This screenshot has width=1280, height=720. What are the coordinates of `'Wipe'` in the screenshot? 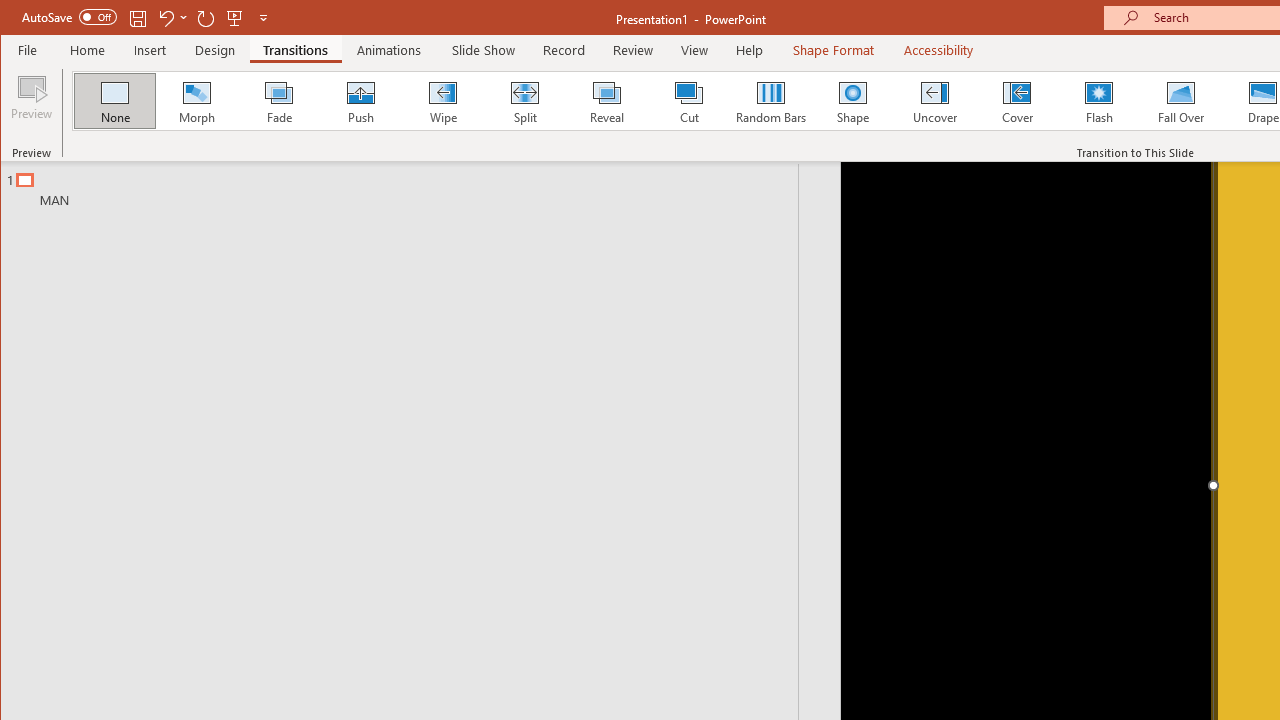 It's located at (441, 100).